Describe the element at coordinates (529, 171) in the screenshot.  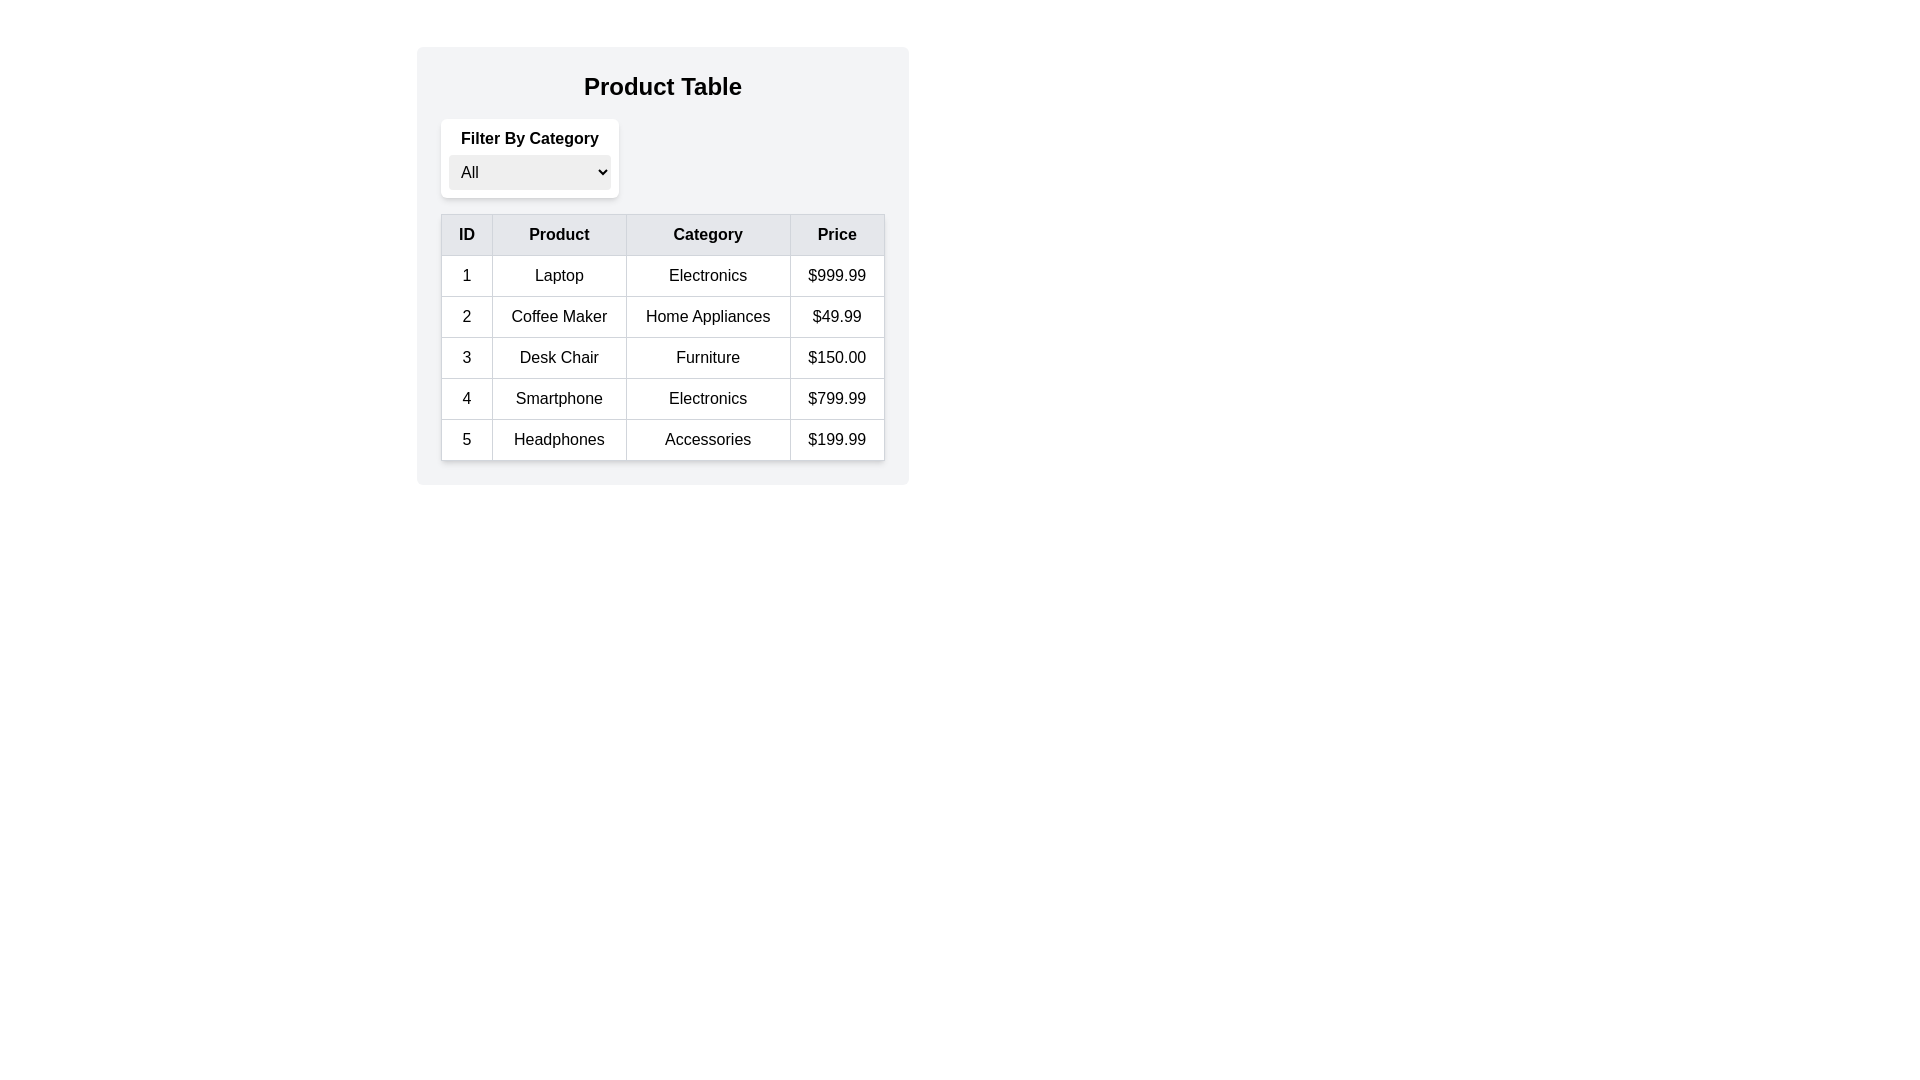
I see `an option from the dropdown menu labeled 'All' located below the 'Filter By Category' label` at that location.